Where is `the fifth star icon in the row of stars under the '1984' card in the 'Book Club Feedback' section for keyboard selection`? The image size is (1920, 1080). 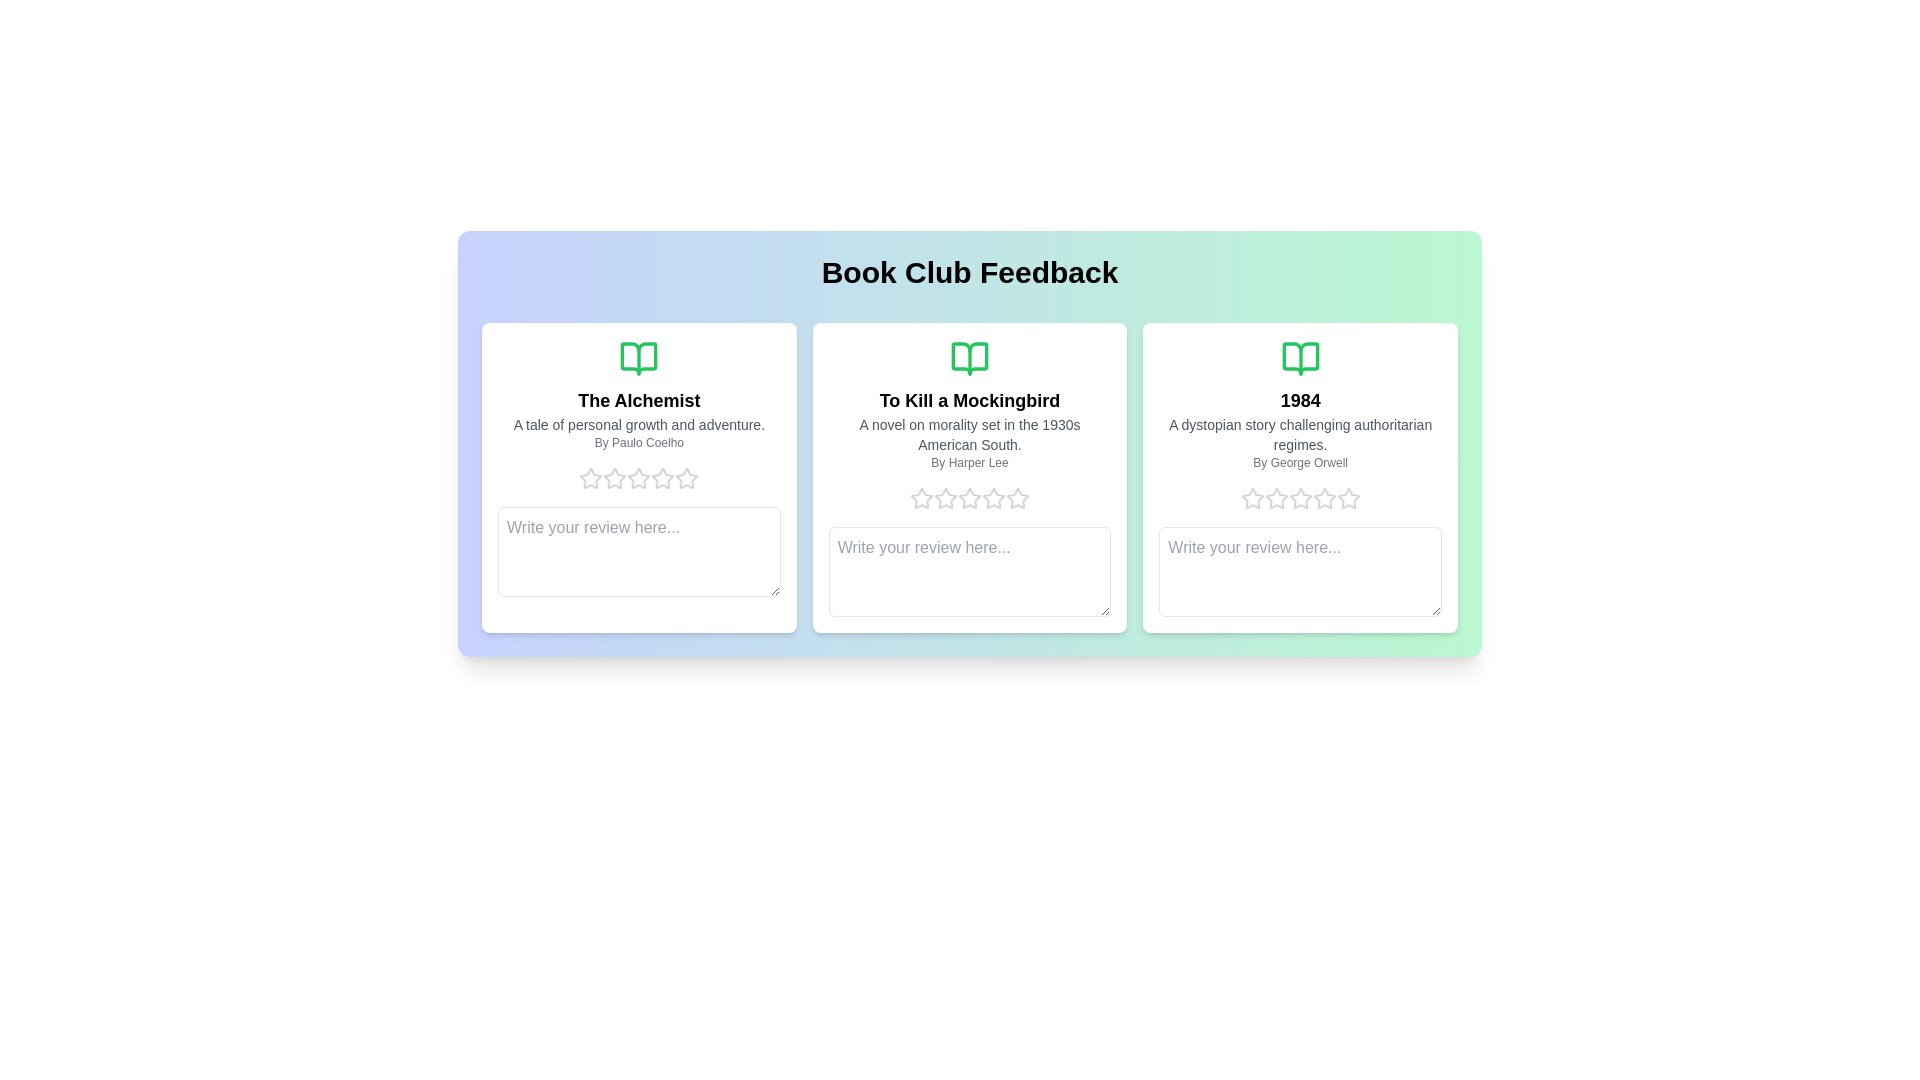
the fifth star icon in the row of stars under the '1984' card in the 'Book Club Feedback' section for keyboard selection is located at coordinates (1300, 497).